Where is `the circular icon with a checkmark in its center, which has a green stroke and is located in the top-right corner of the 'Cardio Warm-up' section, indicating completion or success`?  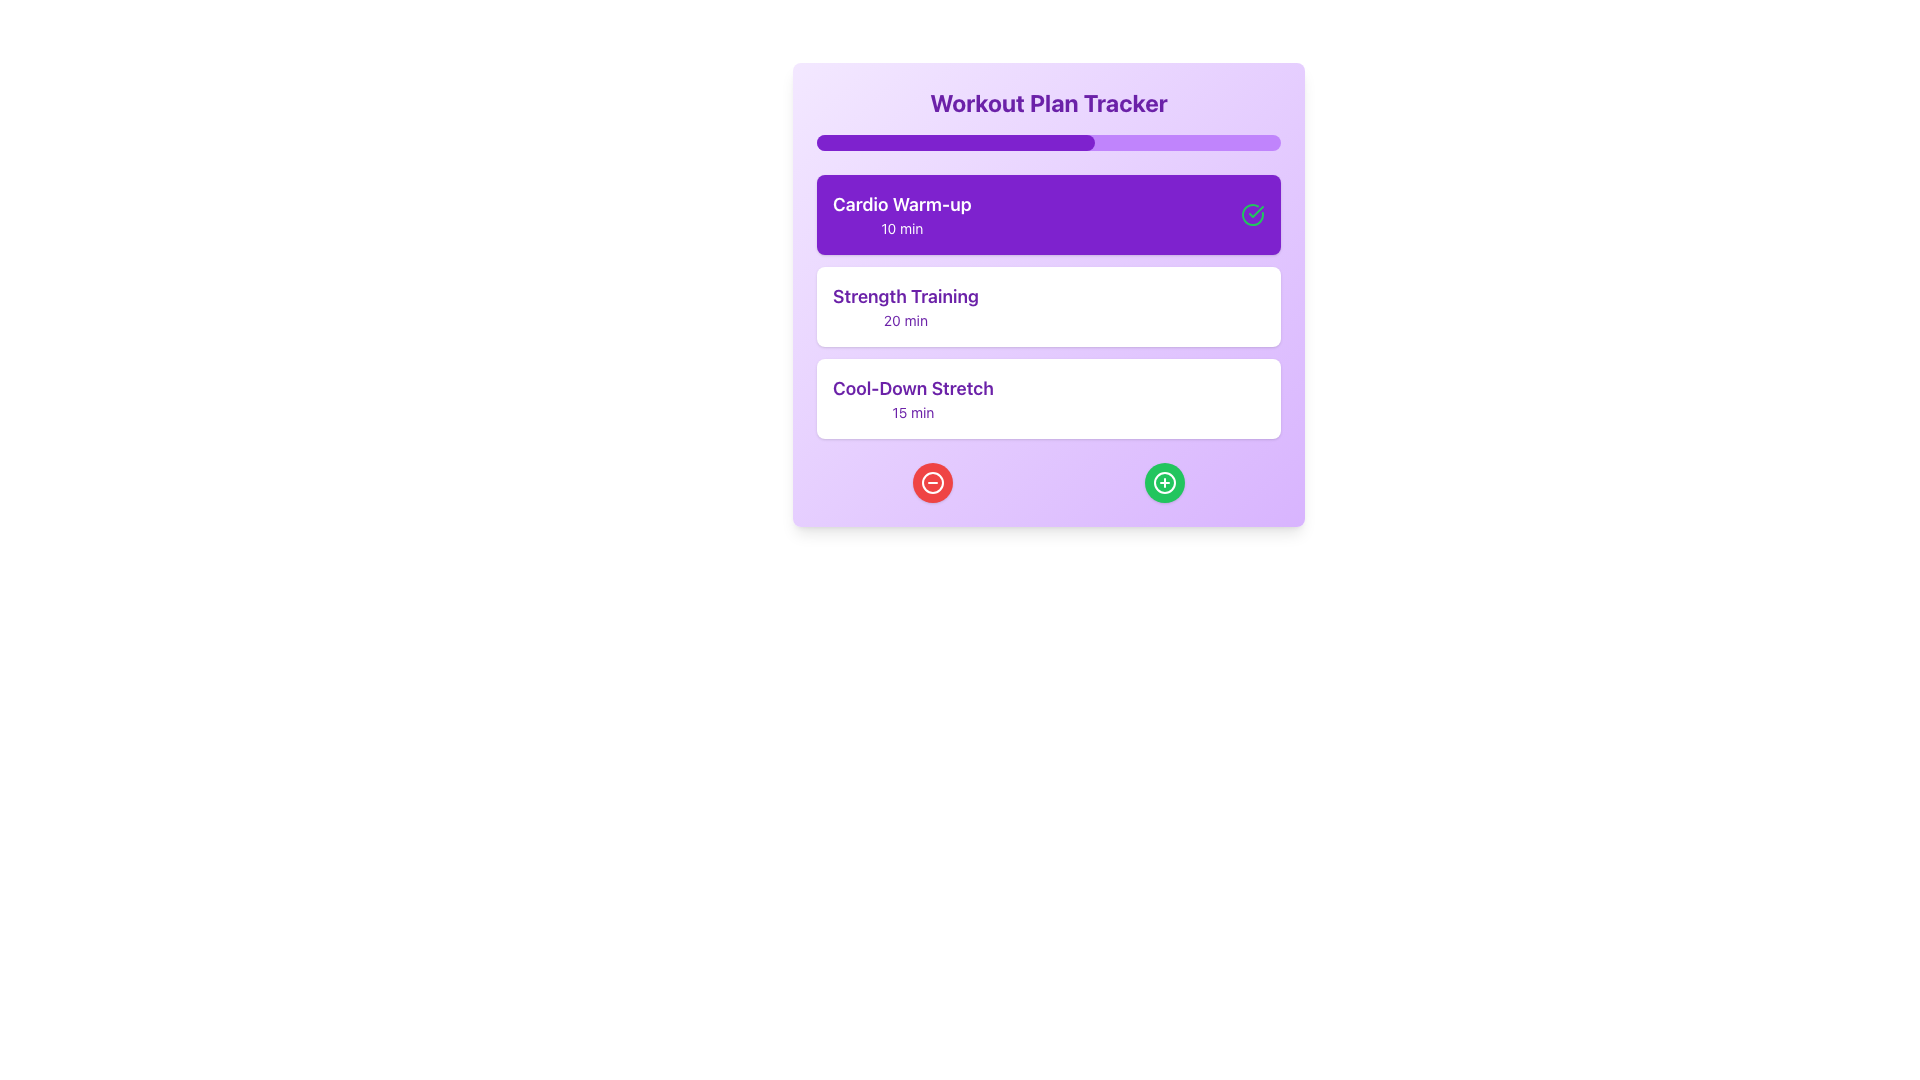 the circular icon with a checkmark in its center, which has a green stroke and is located in the top-right corner of the 'Cardio Warm-up' section, indicating completion or success is located at coordinates (1251, 215).